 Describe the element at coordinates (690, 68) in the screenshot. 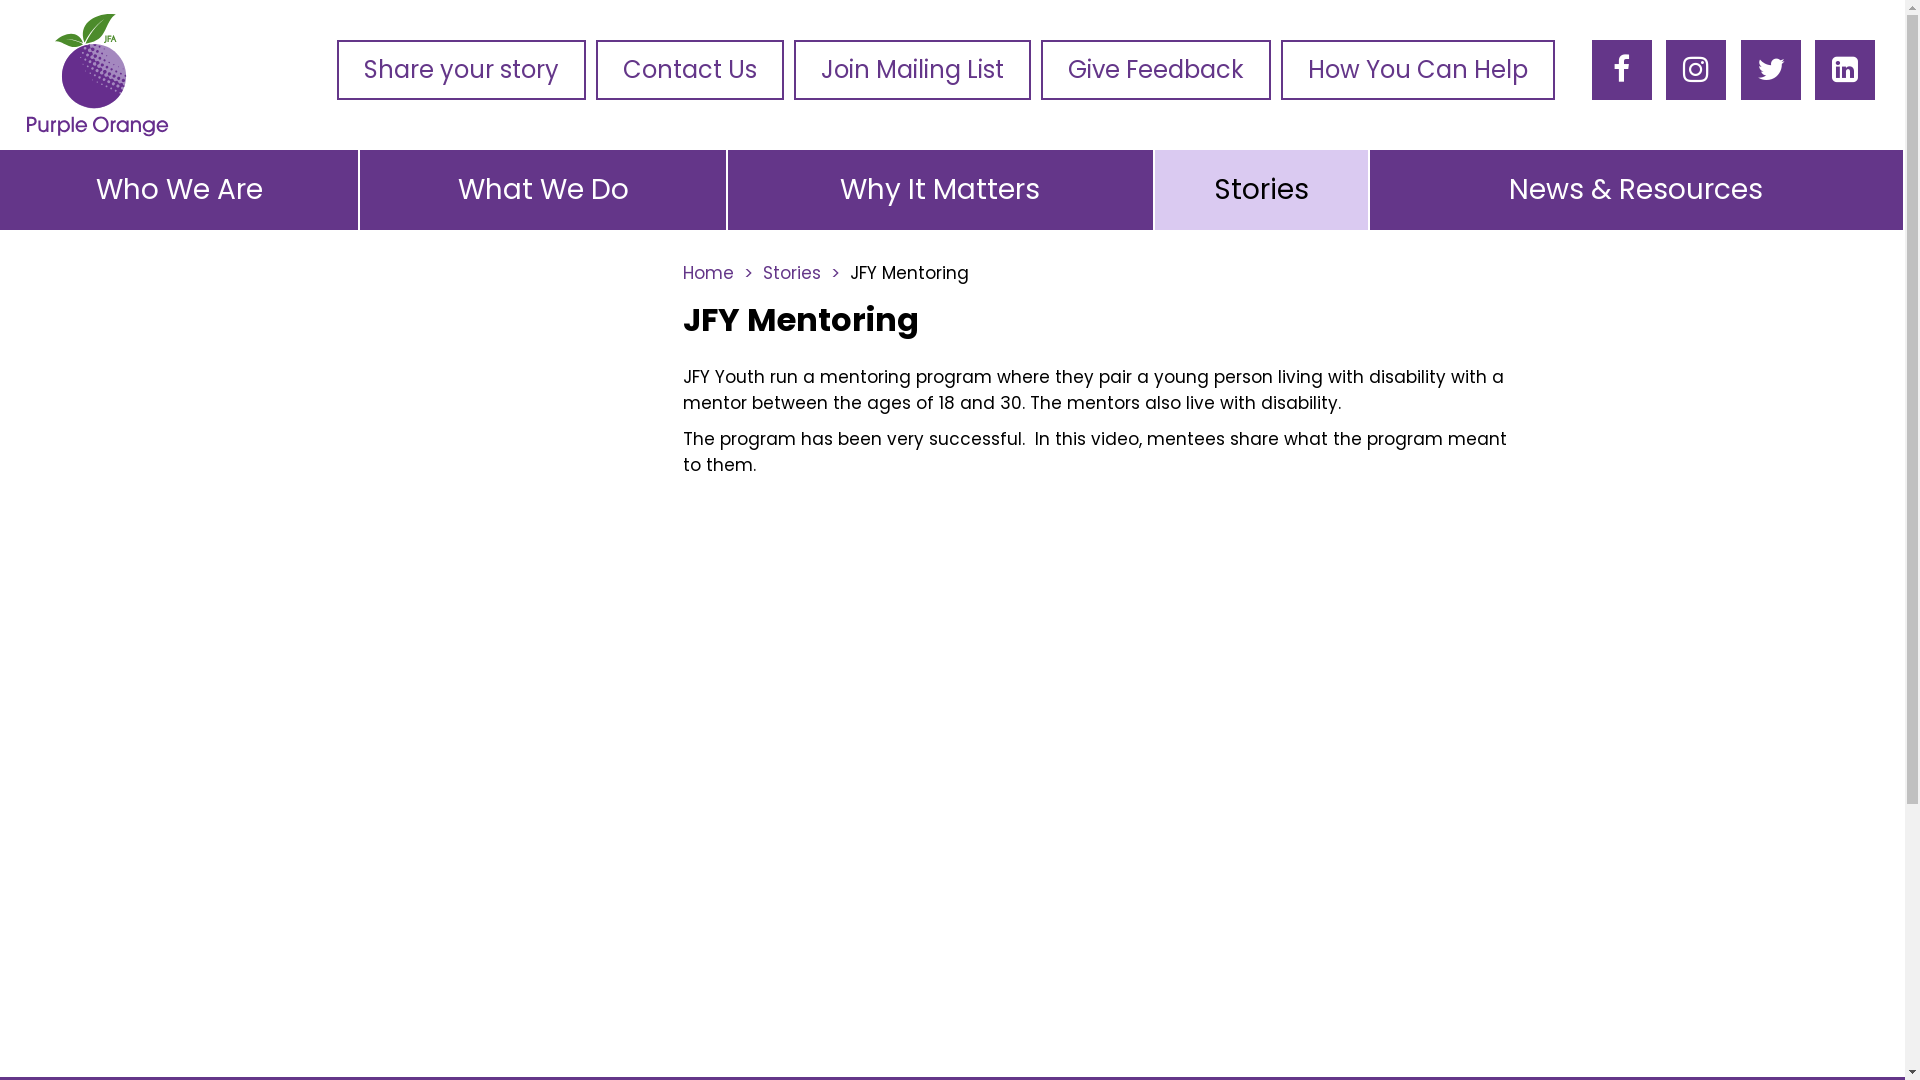

I see `'Contact Us'` at that location.